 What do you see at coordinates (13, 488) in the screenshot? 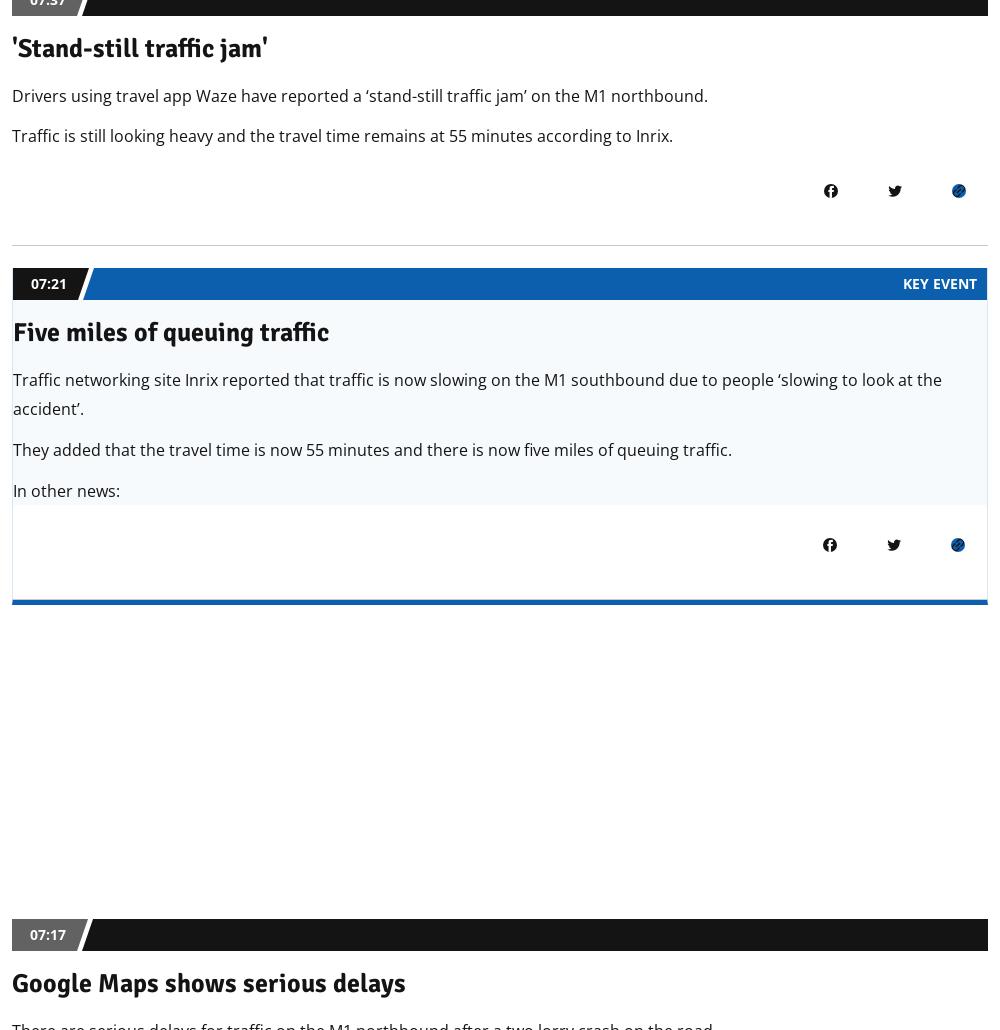
I see `'In other news:'` at bounding box center [13, 488].